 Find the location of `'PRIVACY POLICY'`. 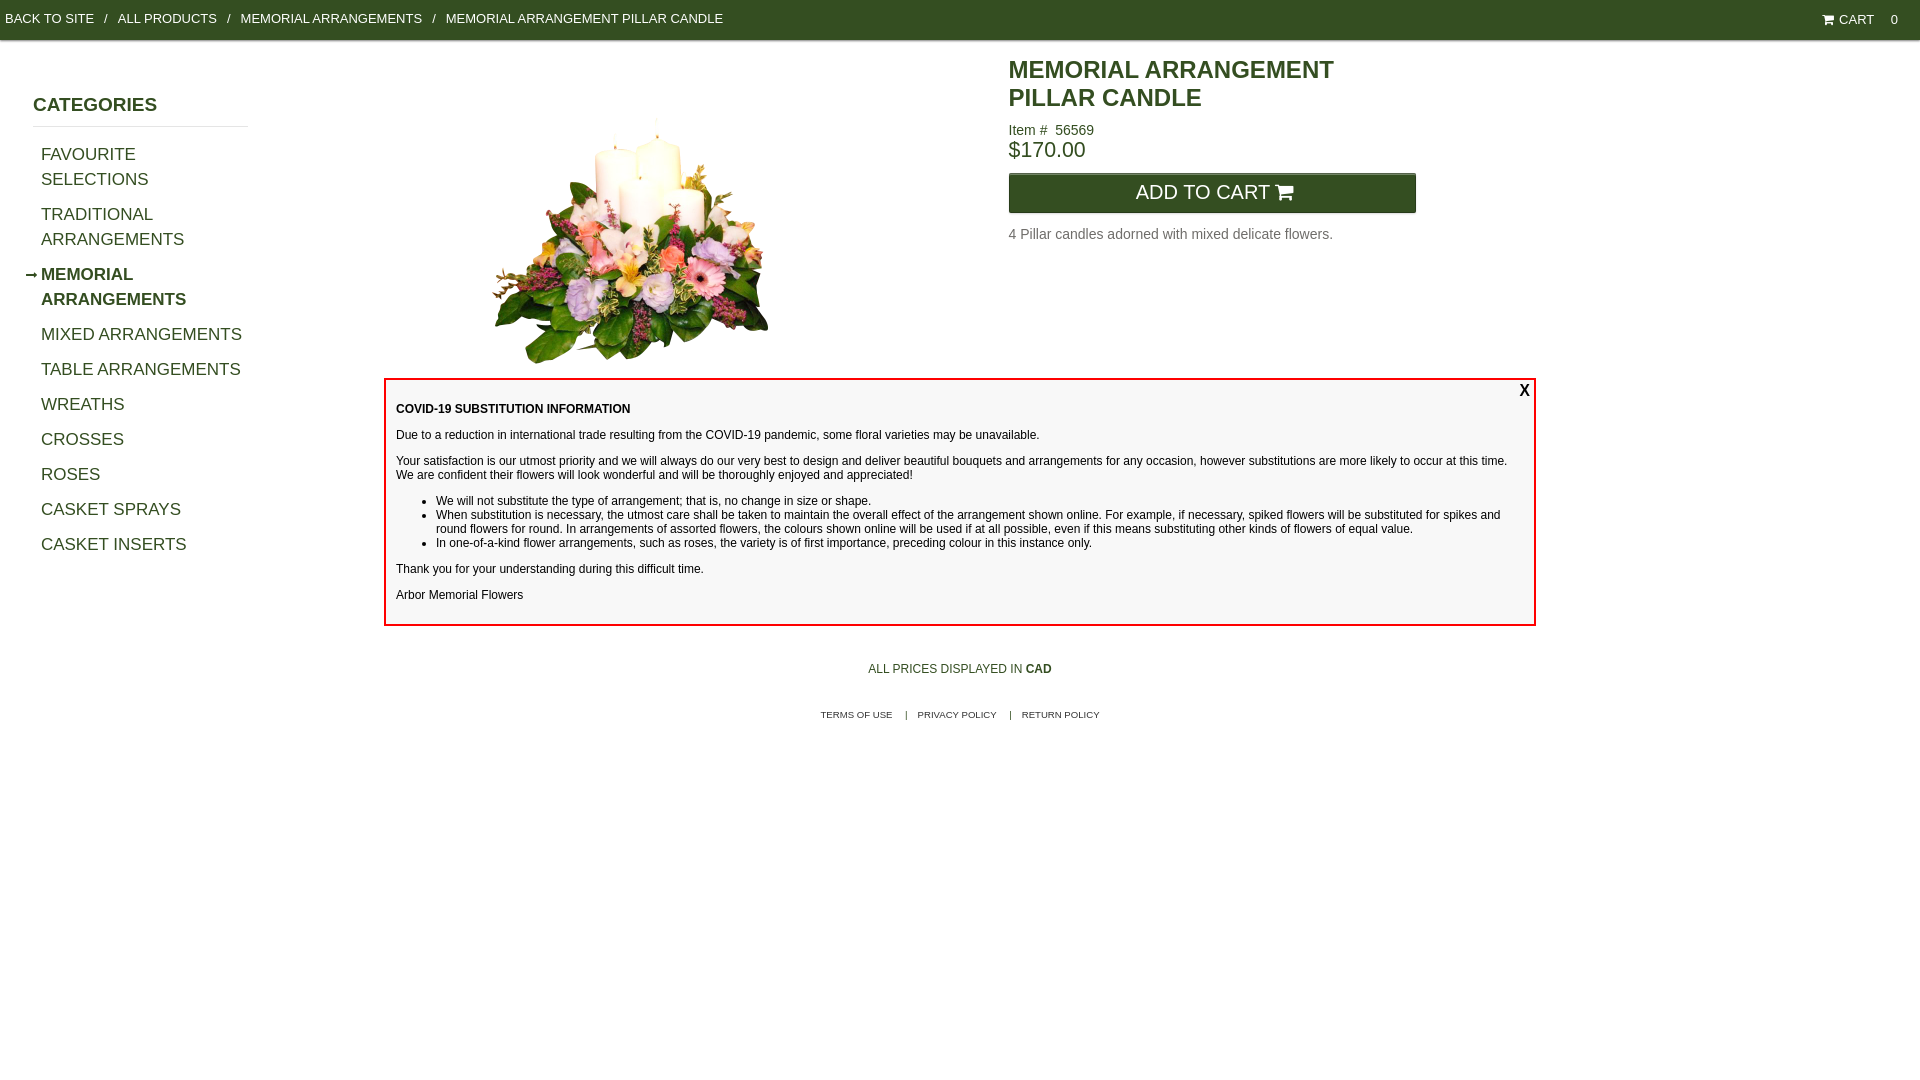

'PRIVACY POLICY' is located at coordinates (956, 713).